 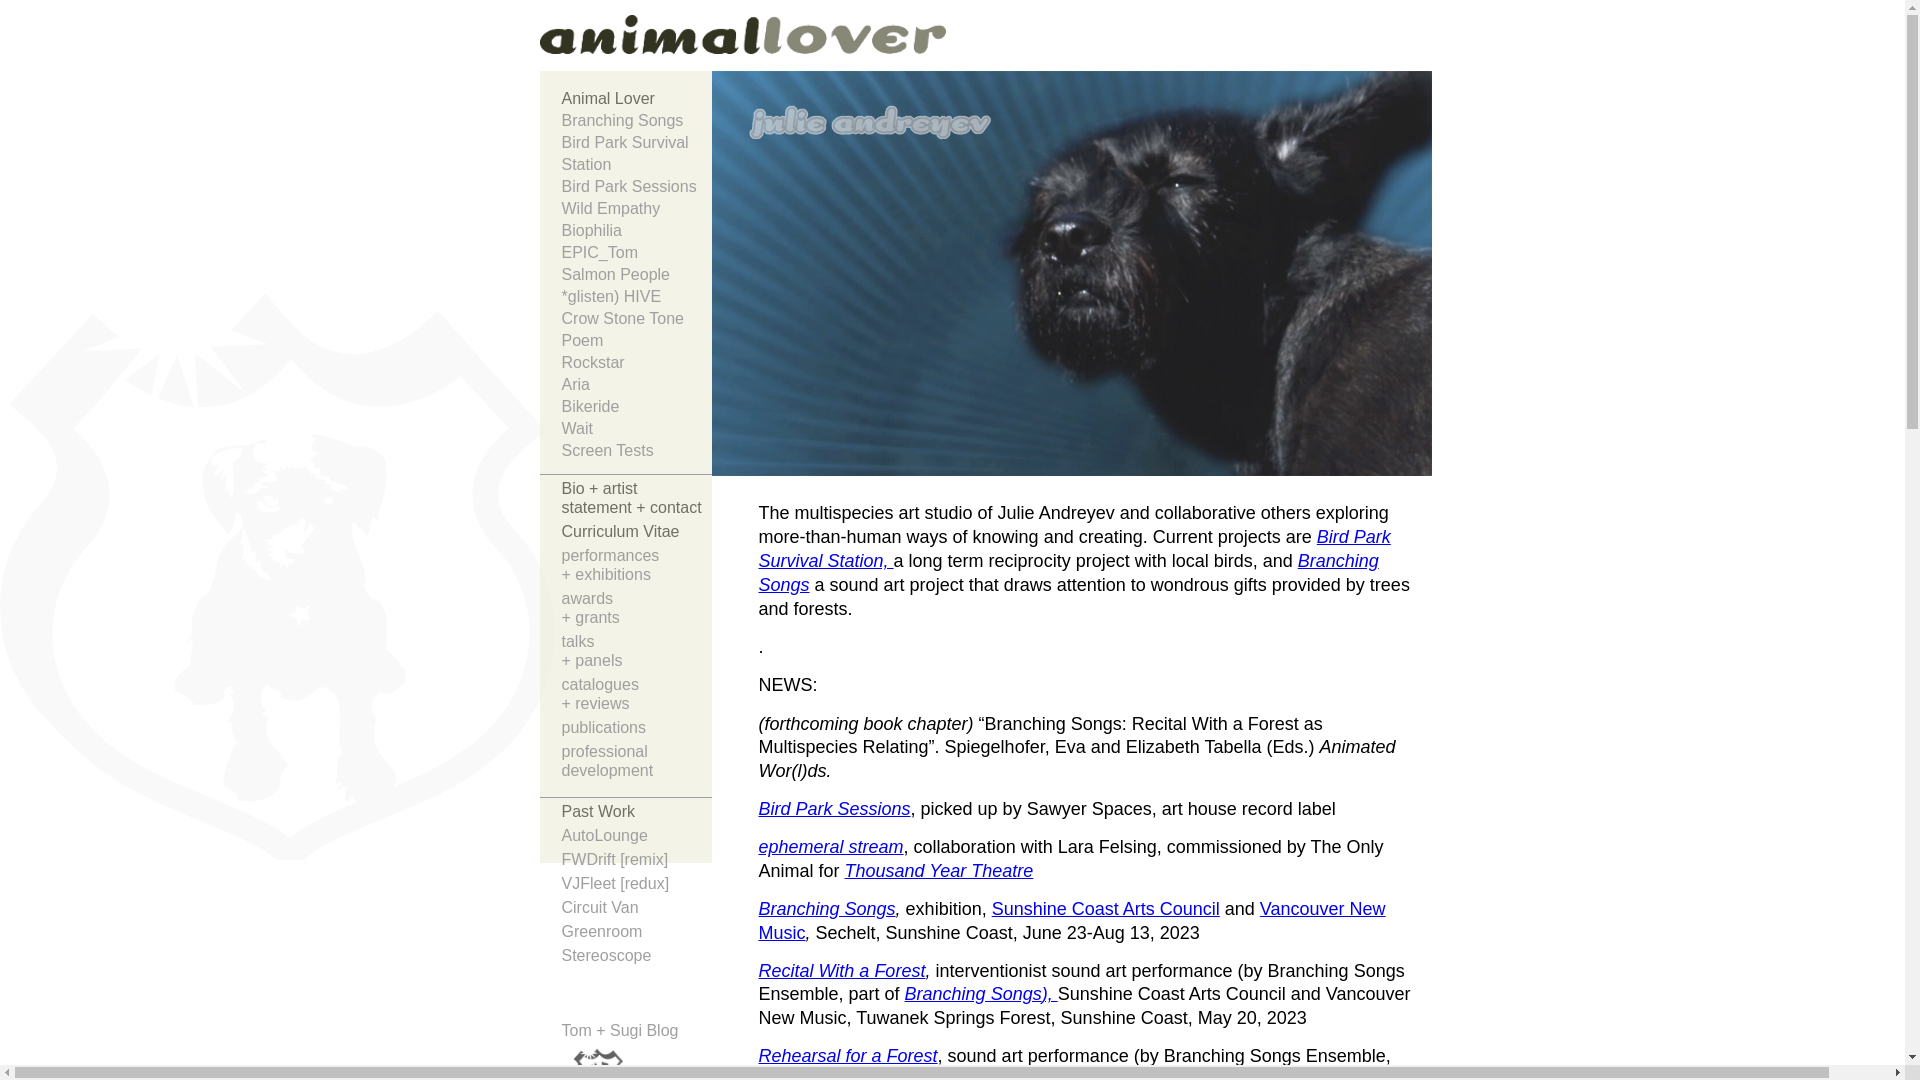 What do you see at coordinates (560, 695) in the screenshot?
I see `'catalogues` at bounding box center [560, 695].